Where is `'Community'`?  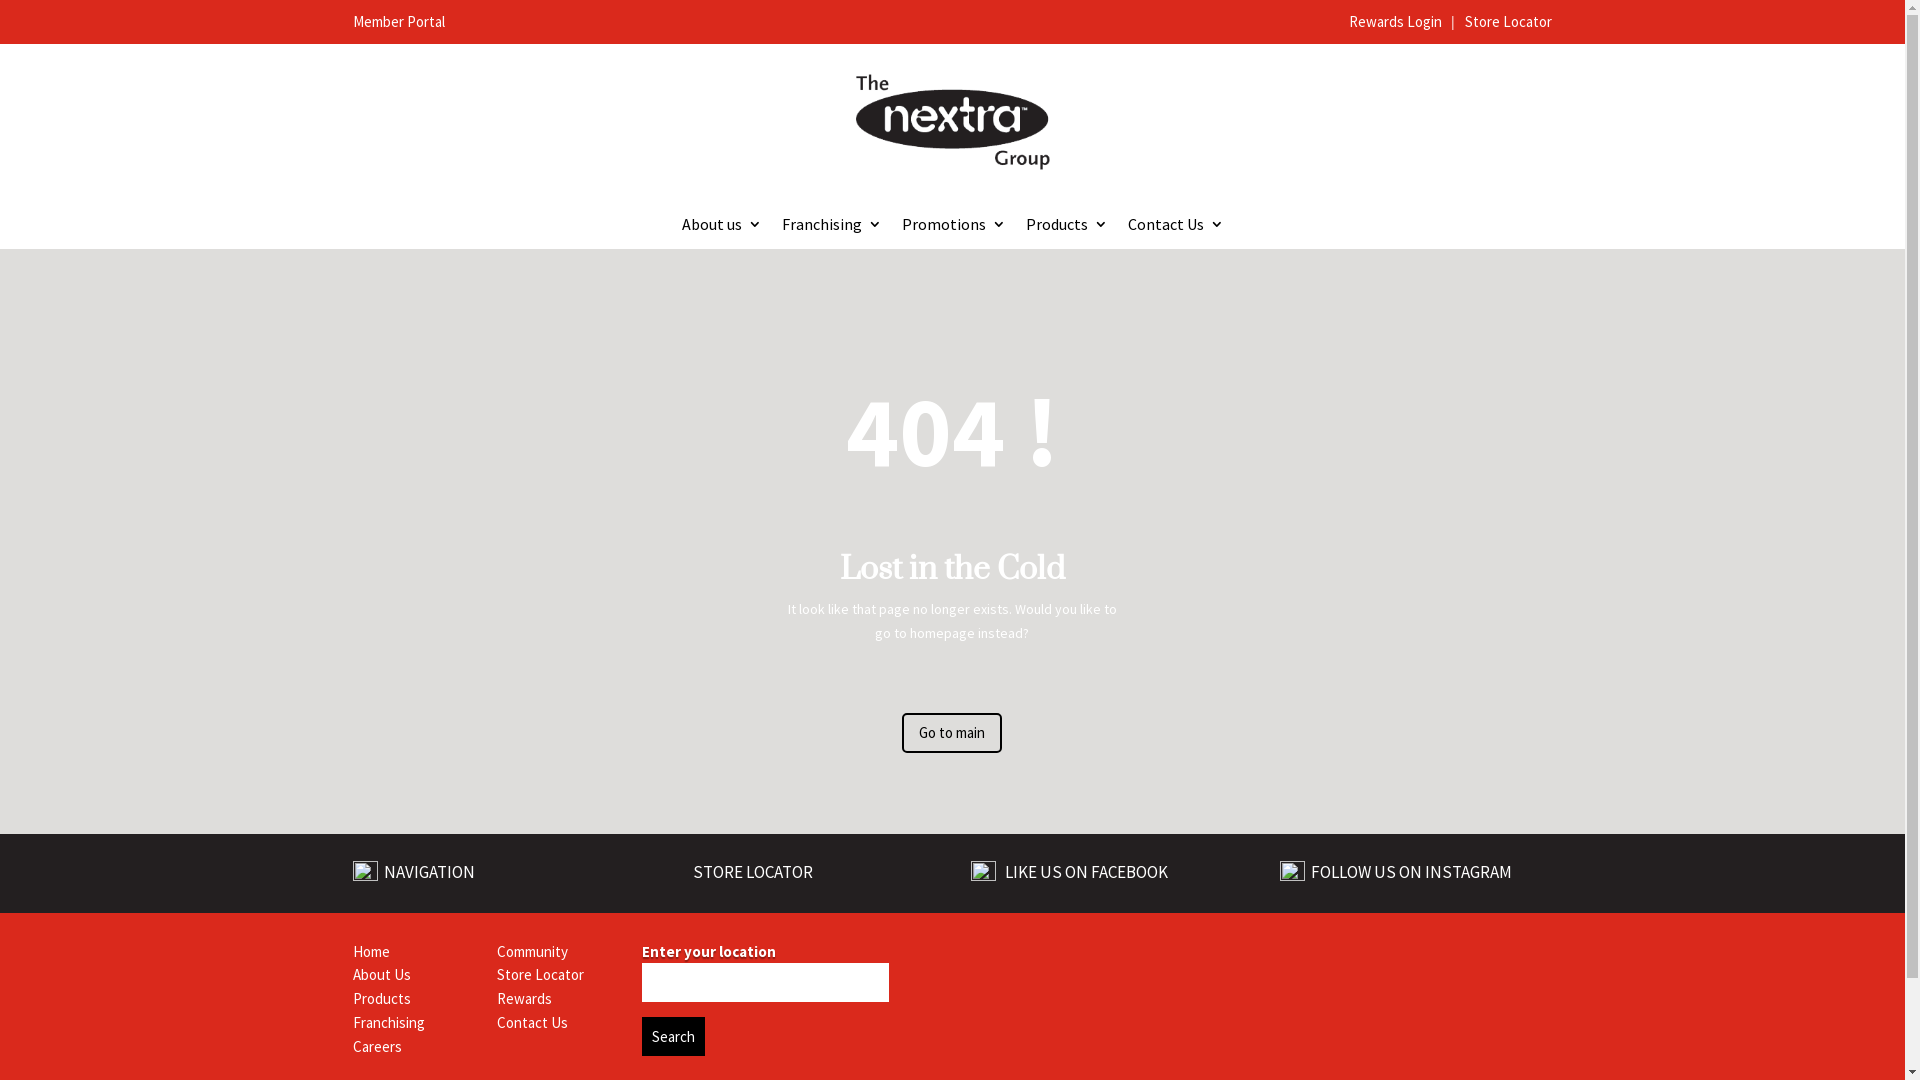
'Community' is located at coordinates (497, 950).